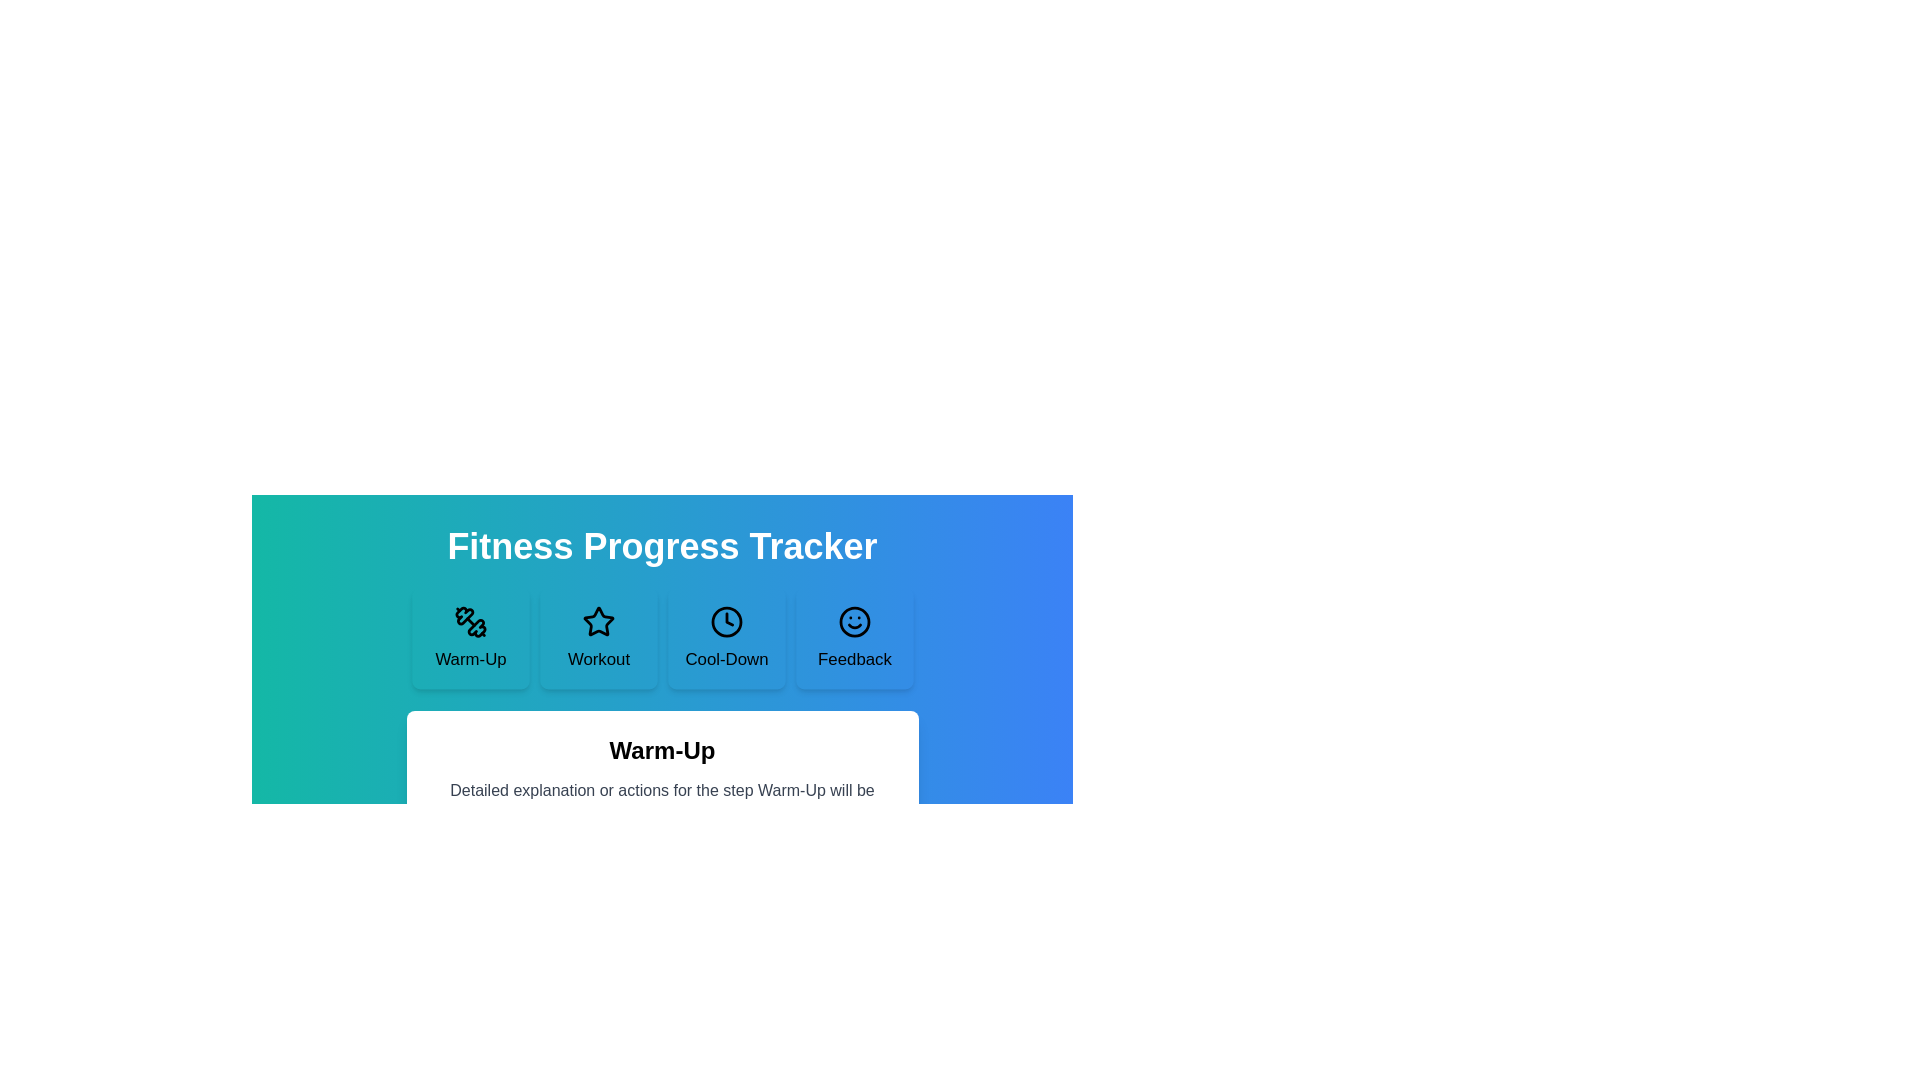 Image resolution: width=1920 pixels, height=1080 pixels. What do you see at coordinates (725, 639) in the screenshot?
I see `the step Cool-Down in the FitnessProgressStepper component` at bounding box center [725, 639].